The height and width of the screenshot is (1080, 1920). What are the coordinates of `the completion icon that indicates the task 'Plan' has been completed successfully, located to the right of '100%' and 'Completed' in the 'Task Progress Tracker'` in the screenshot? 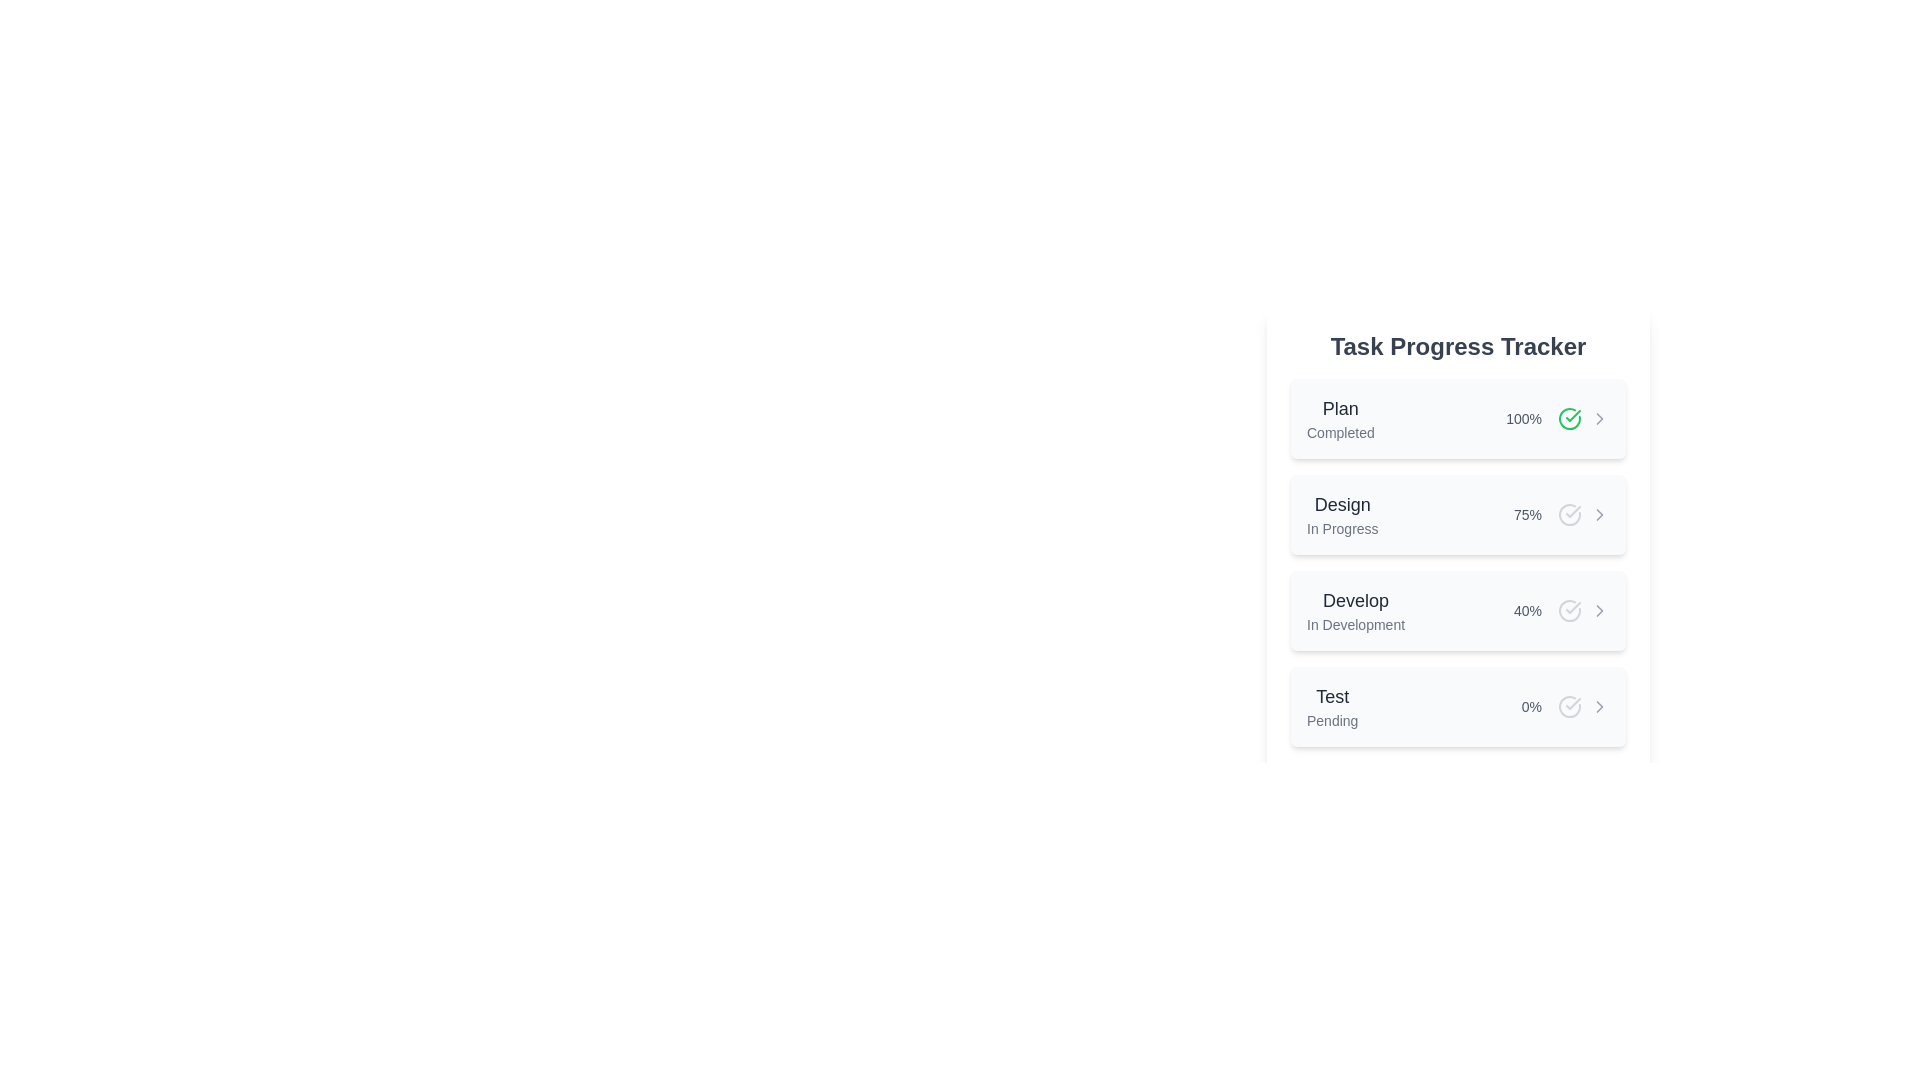 It's located at (1568, 418).